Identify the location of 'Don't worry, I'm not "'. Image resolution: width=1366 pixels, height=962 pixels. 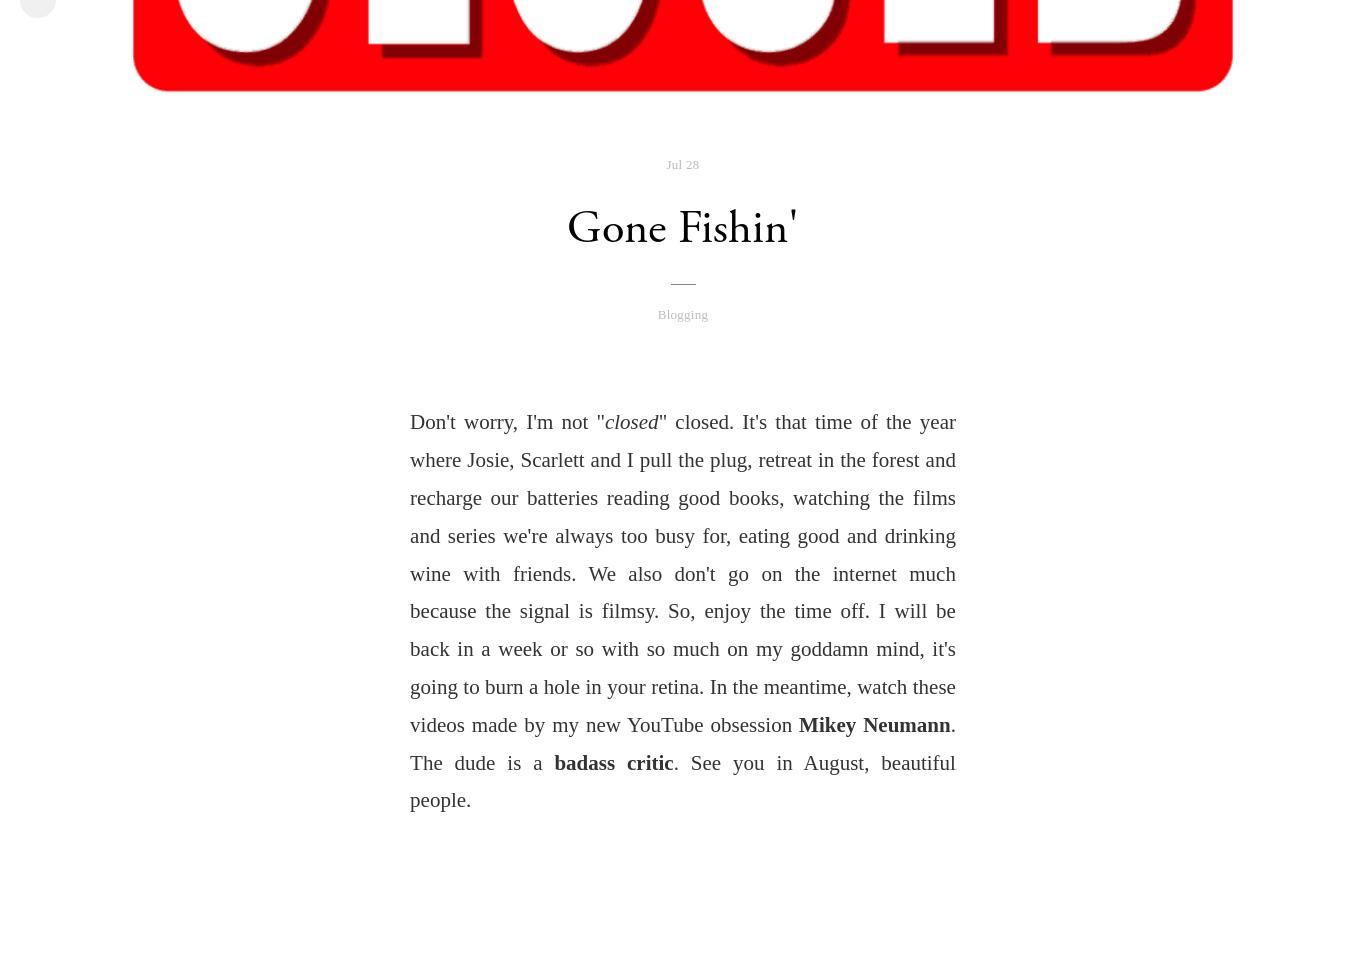
(507, 421).